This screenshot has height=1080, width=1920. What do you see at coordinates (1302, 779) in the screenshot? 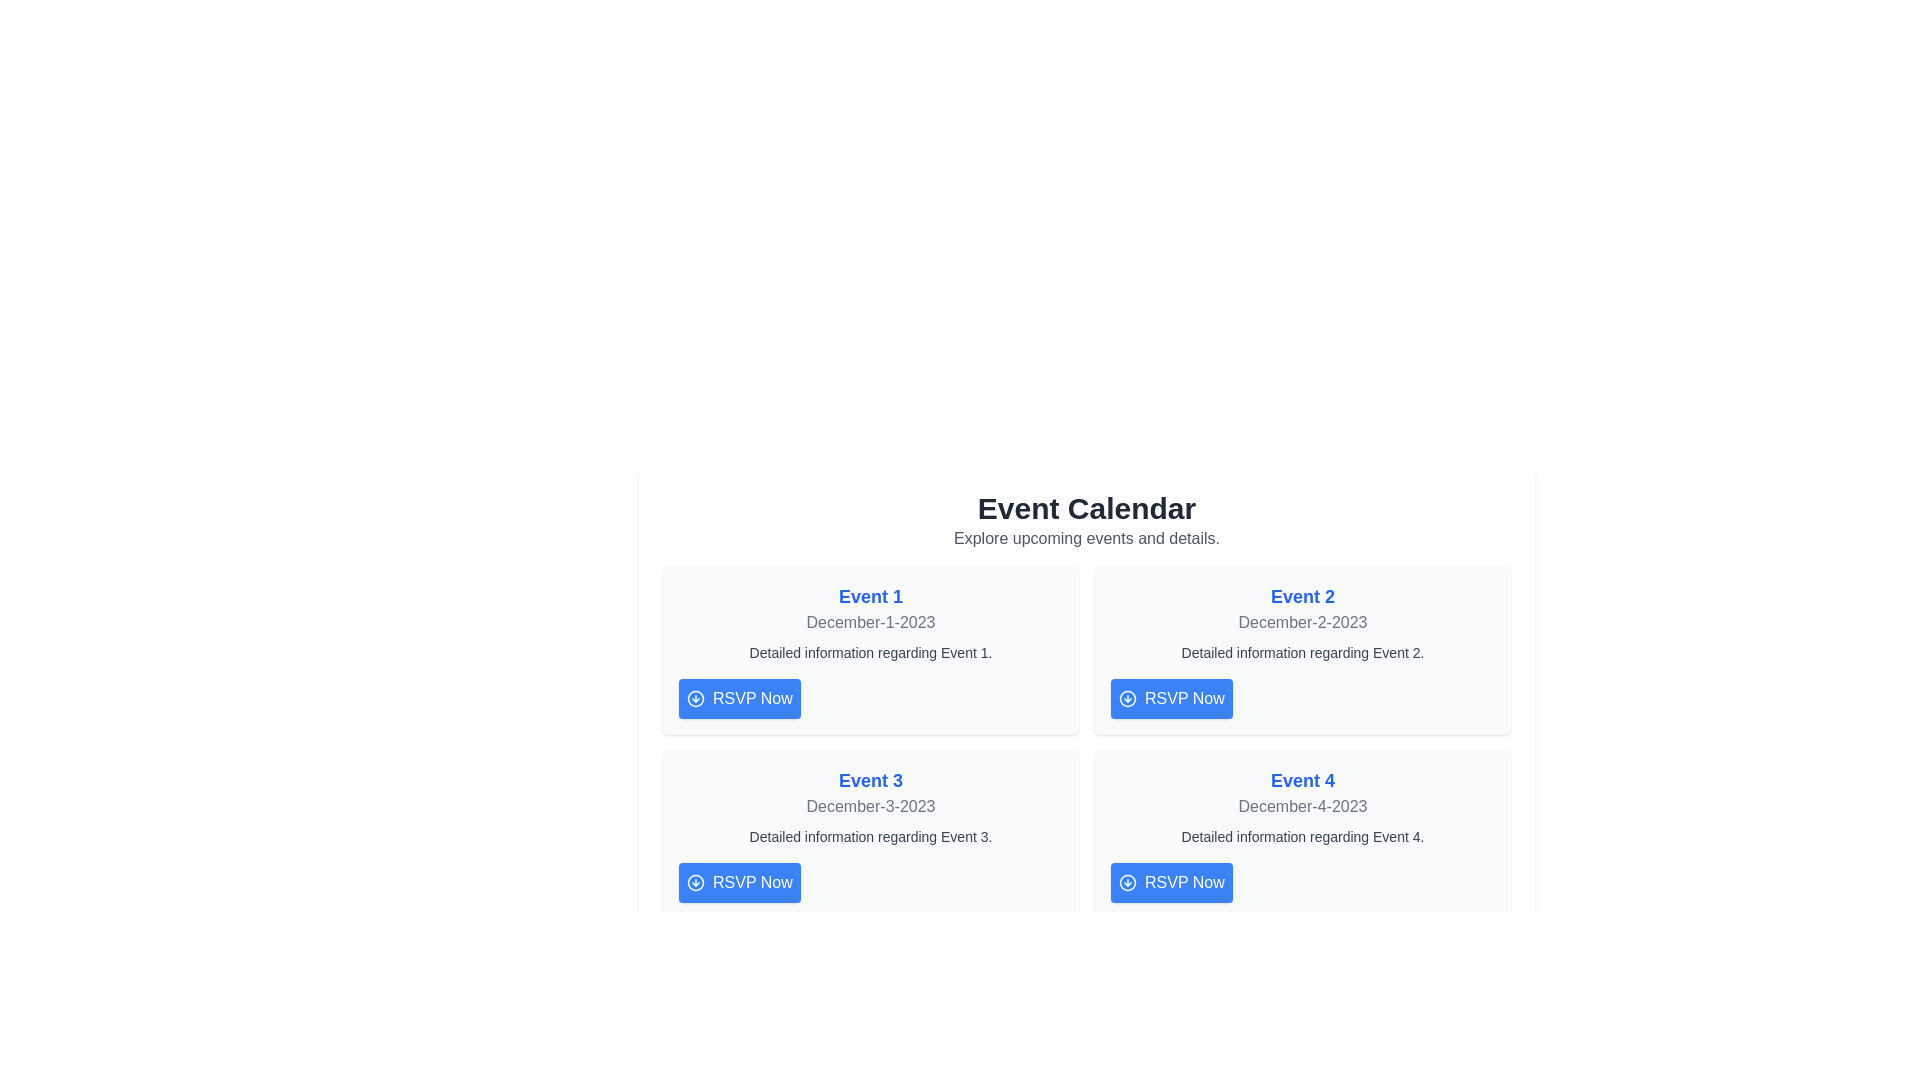
I see `the text label displaying 'Event 4', which is styled with a bold font and blue color, located at the top of the card structure containing additional event details` at bounding box center [1302, 779].